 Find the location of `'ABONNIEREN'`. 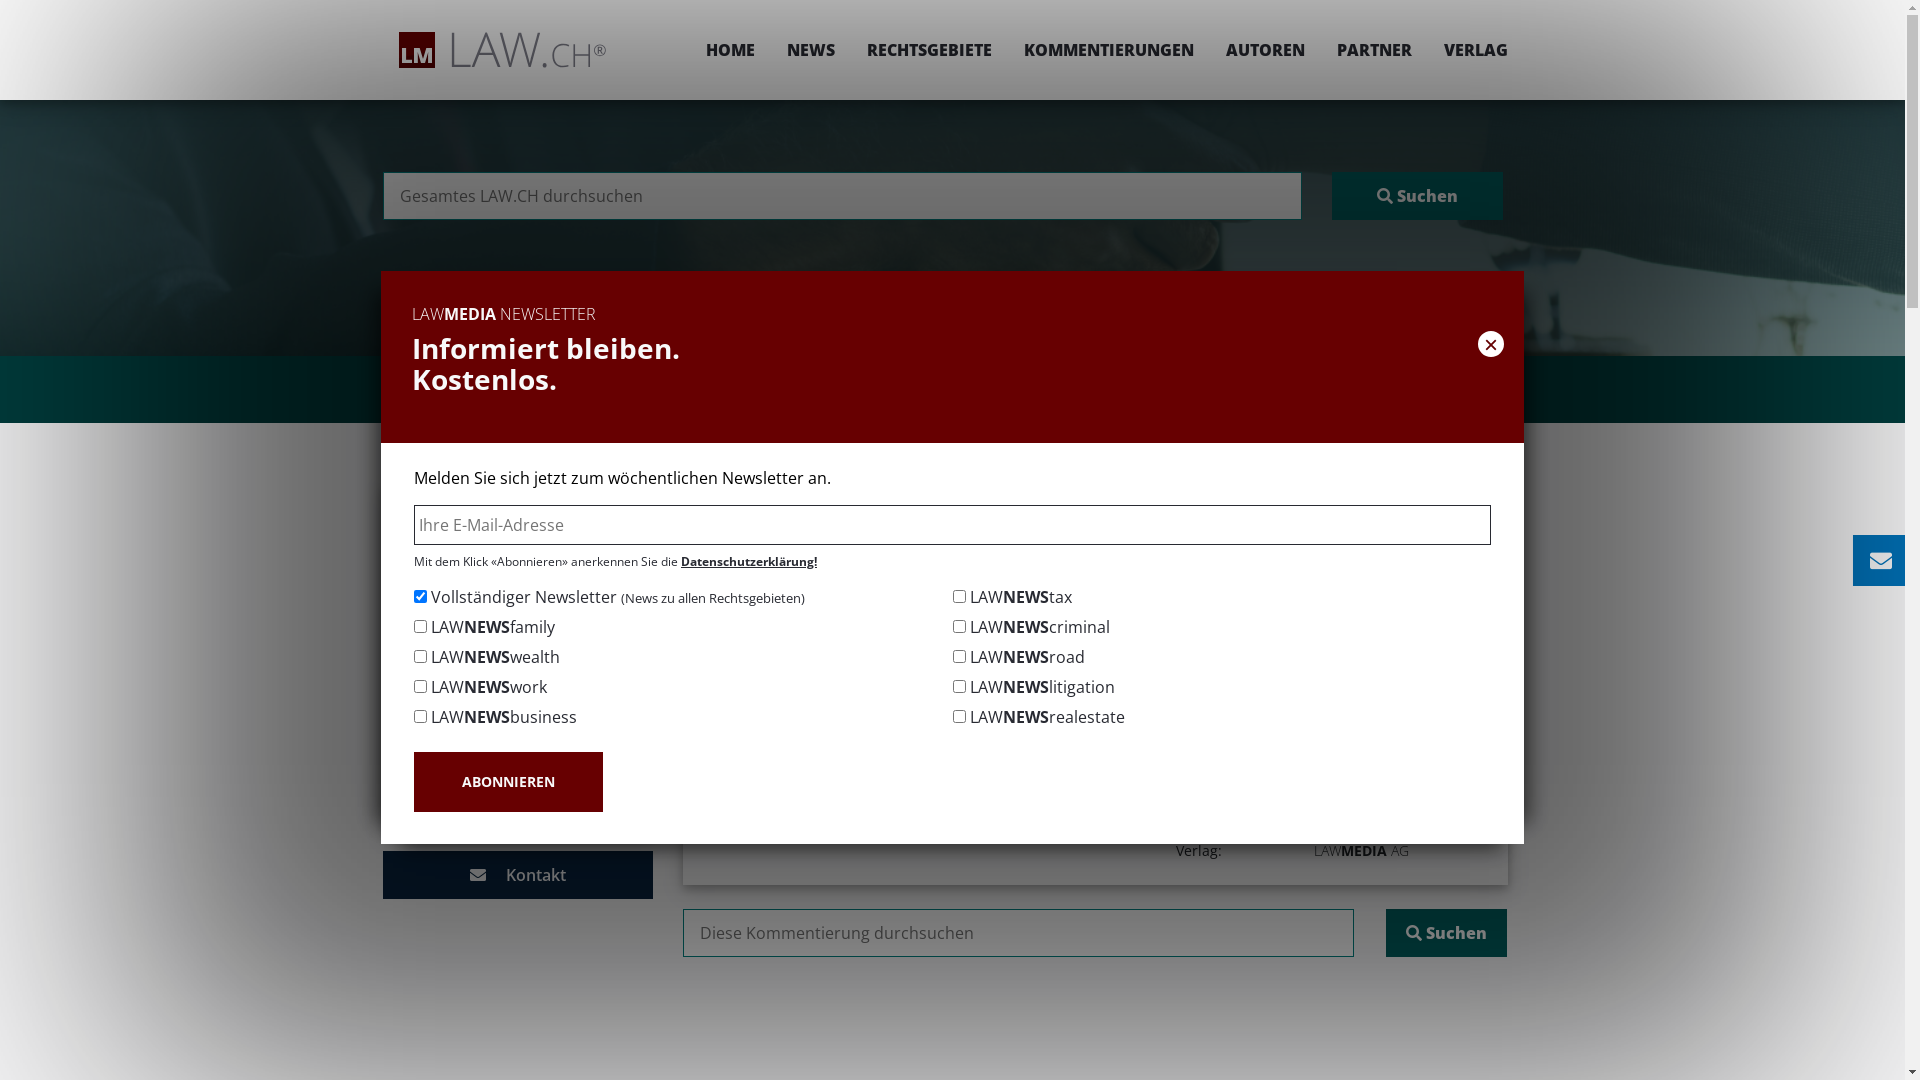

'ABONNIEREN' is located at coordinates (508, 781).